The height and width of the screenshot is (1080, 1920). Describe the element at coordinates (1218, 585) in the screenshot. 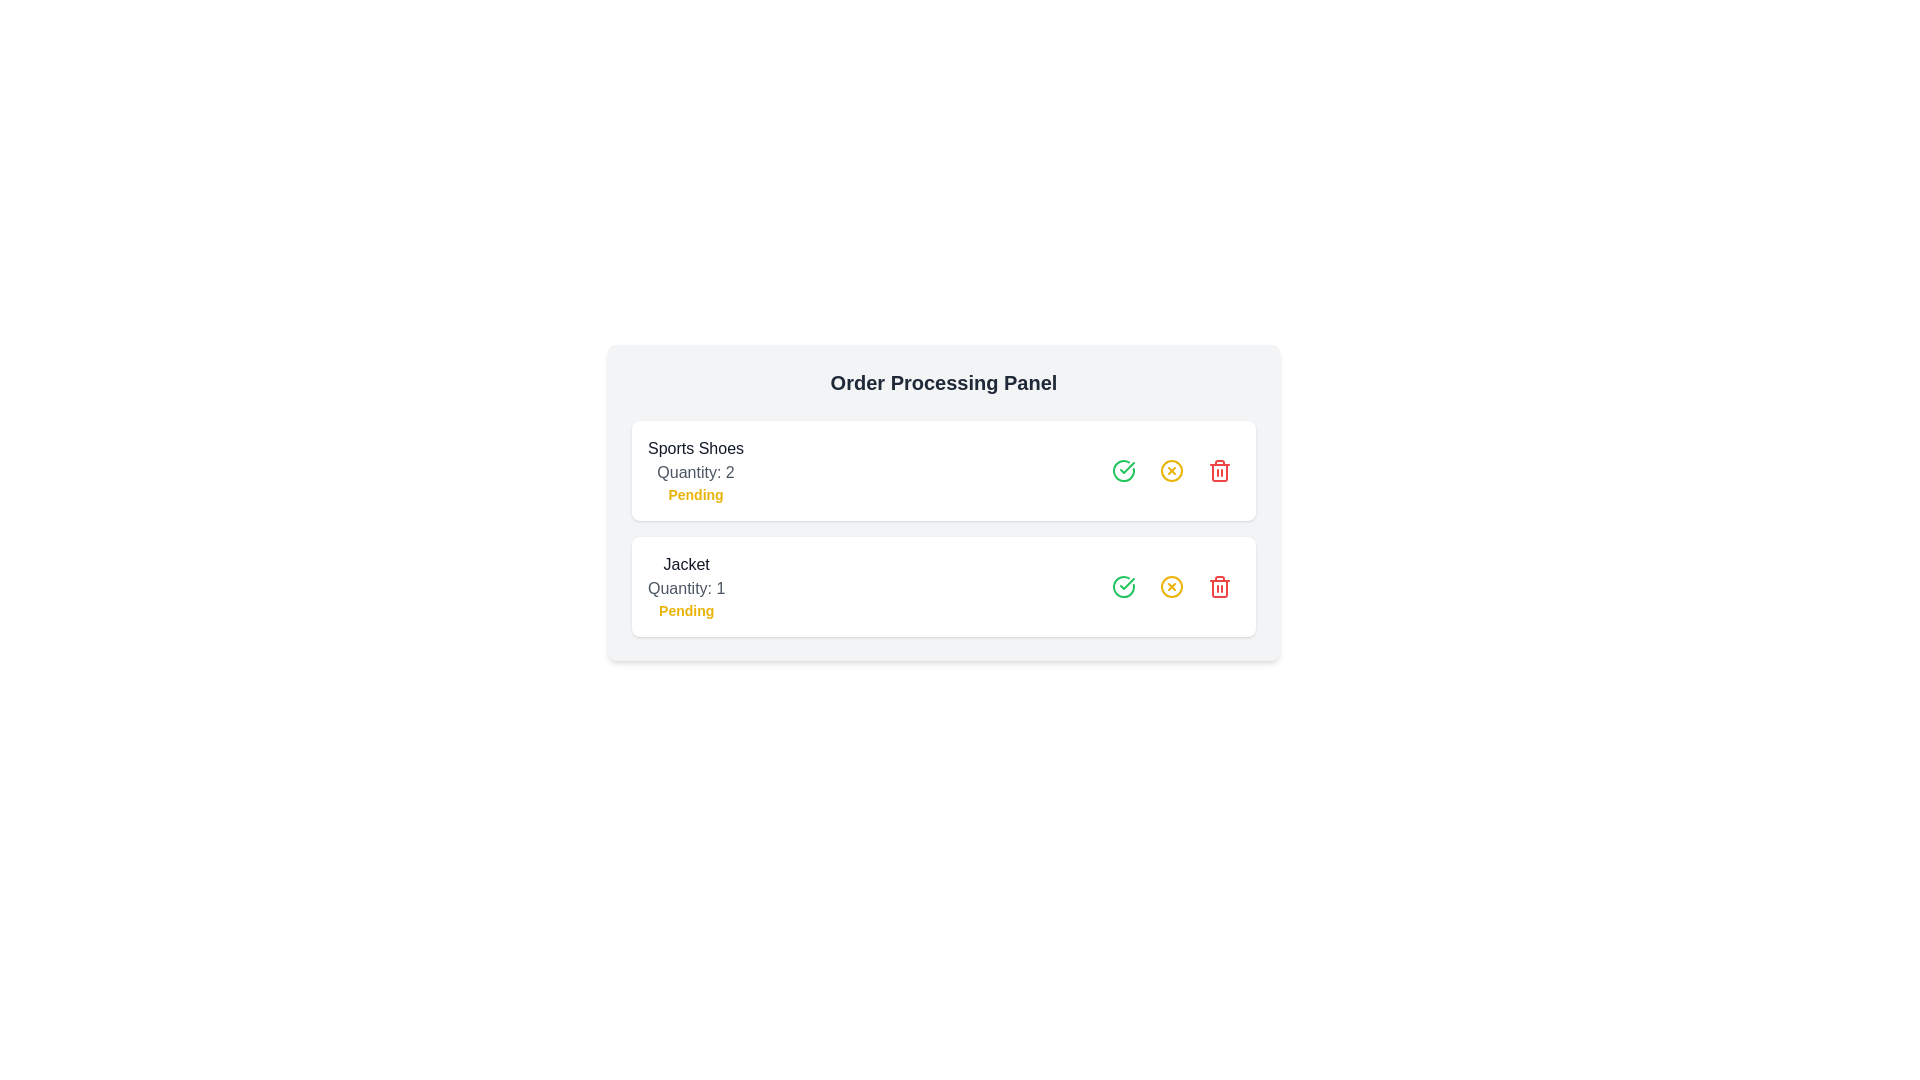

I see `the trash bin icon button located at the far right of the horizontal row of icons` at that location.